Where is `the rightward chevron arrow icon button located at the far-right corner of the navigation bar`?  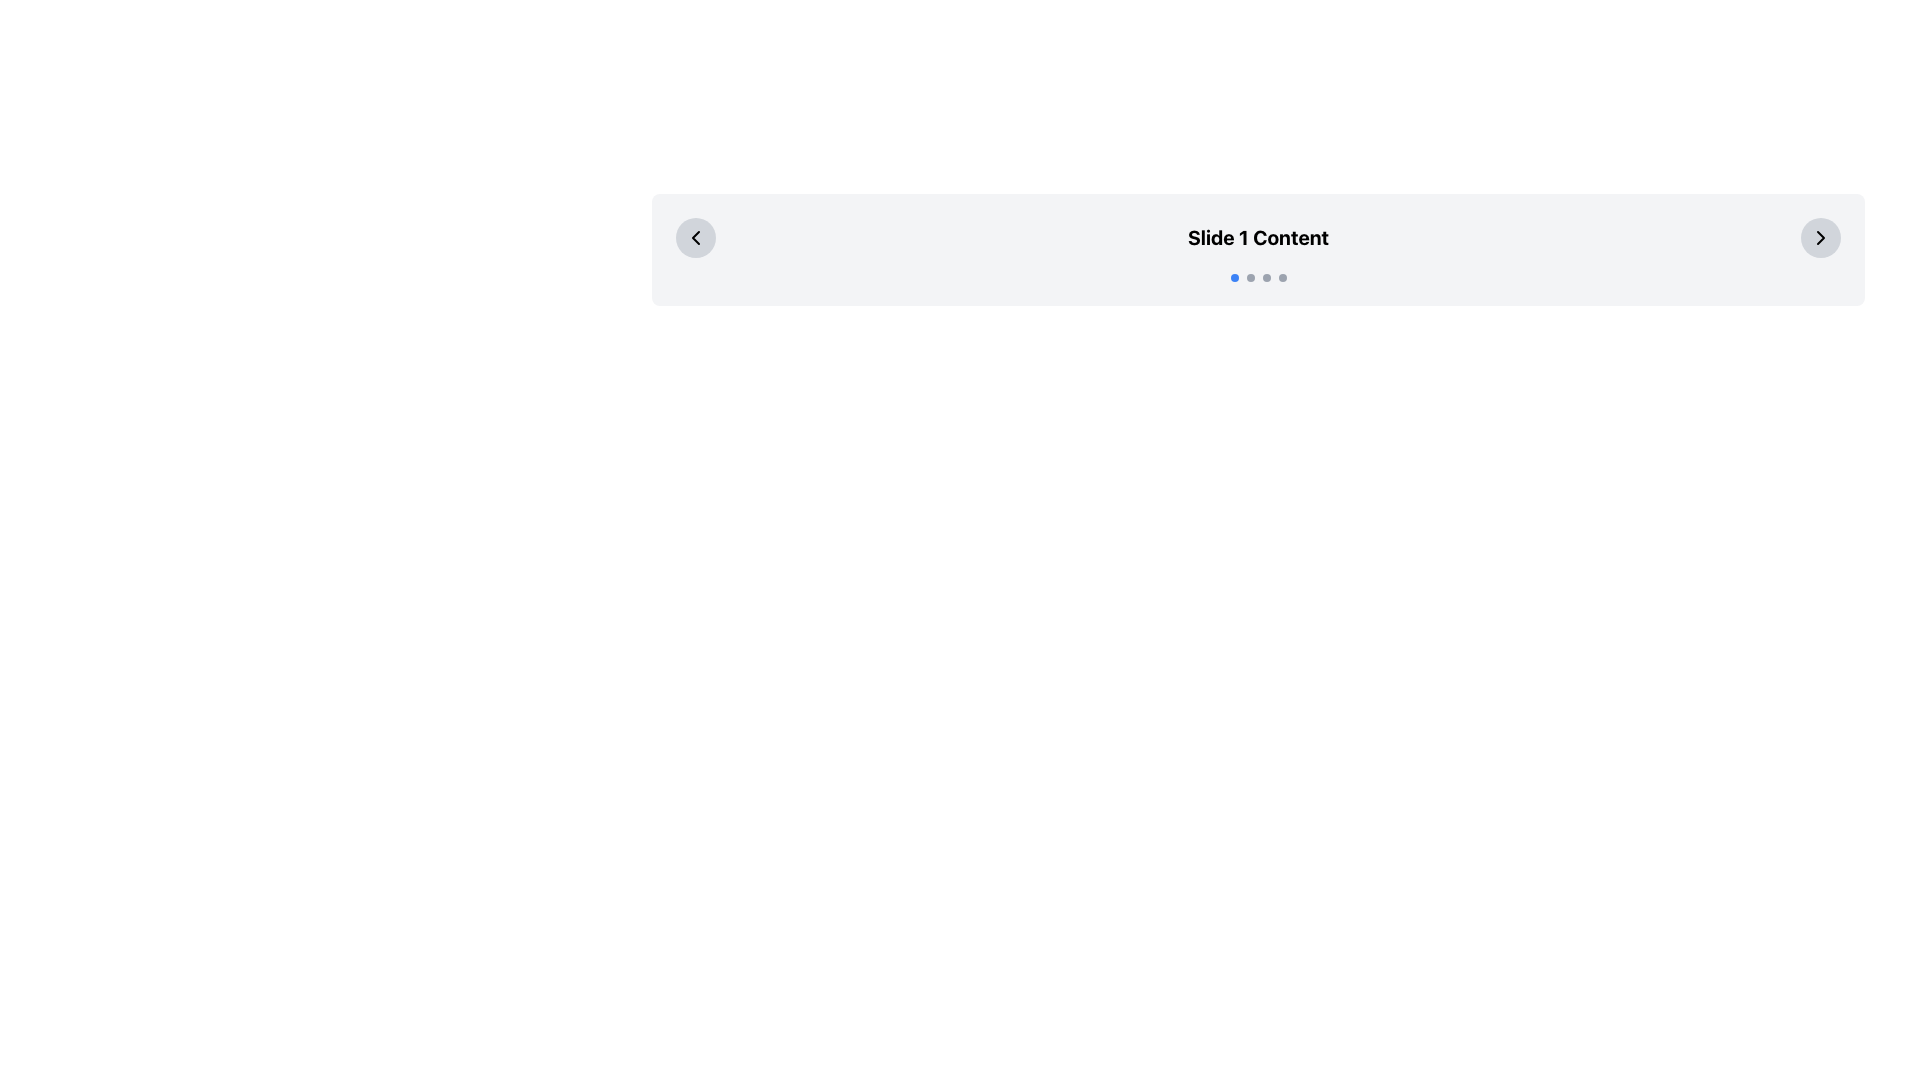 the rightward chevron arrow icon button located at the far-right corner of the navigation bar is located at coordinates (1820, 237).